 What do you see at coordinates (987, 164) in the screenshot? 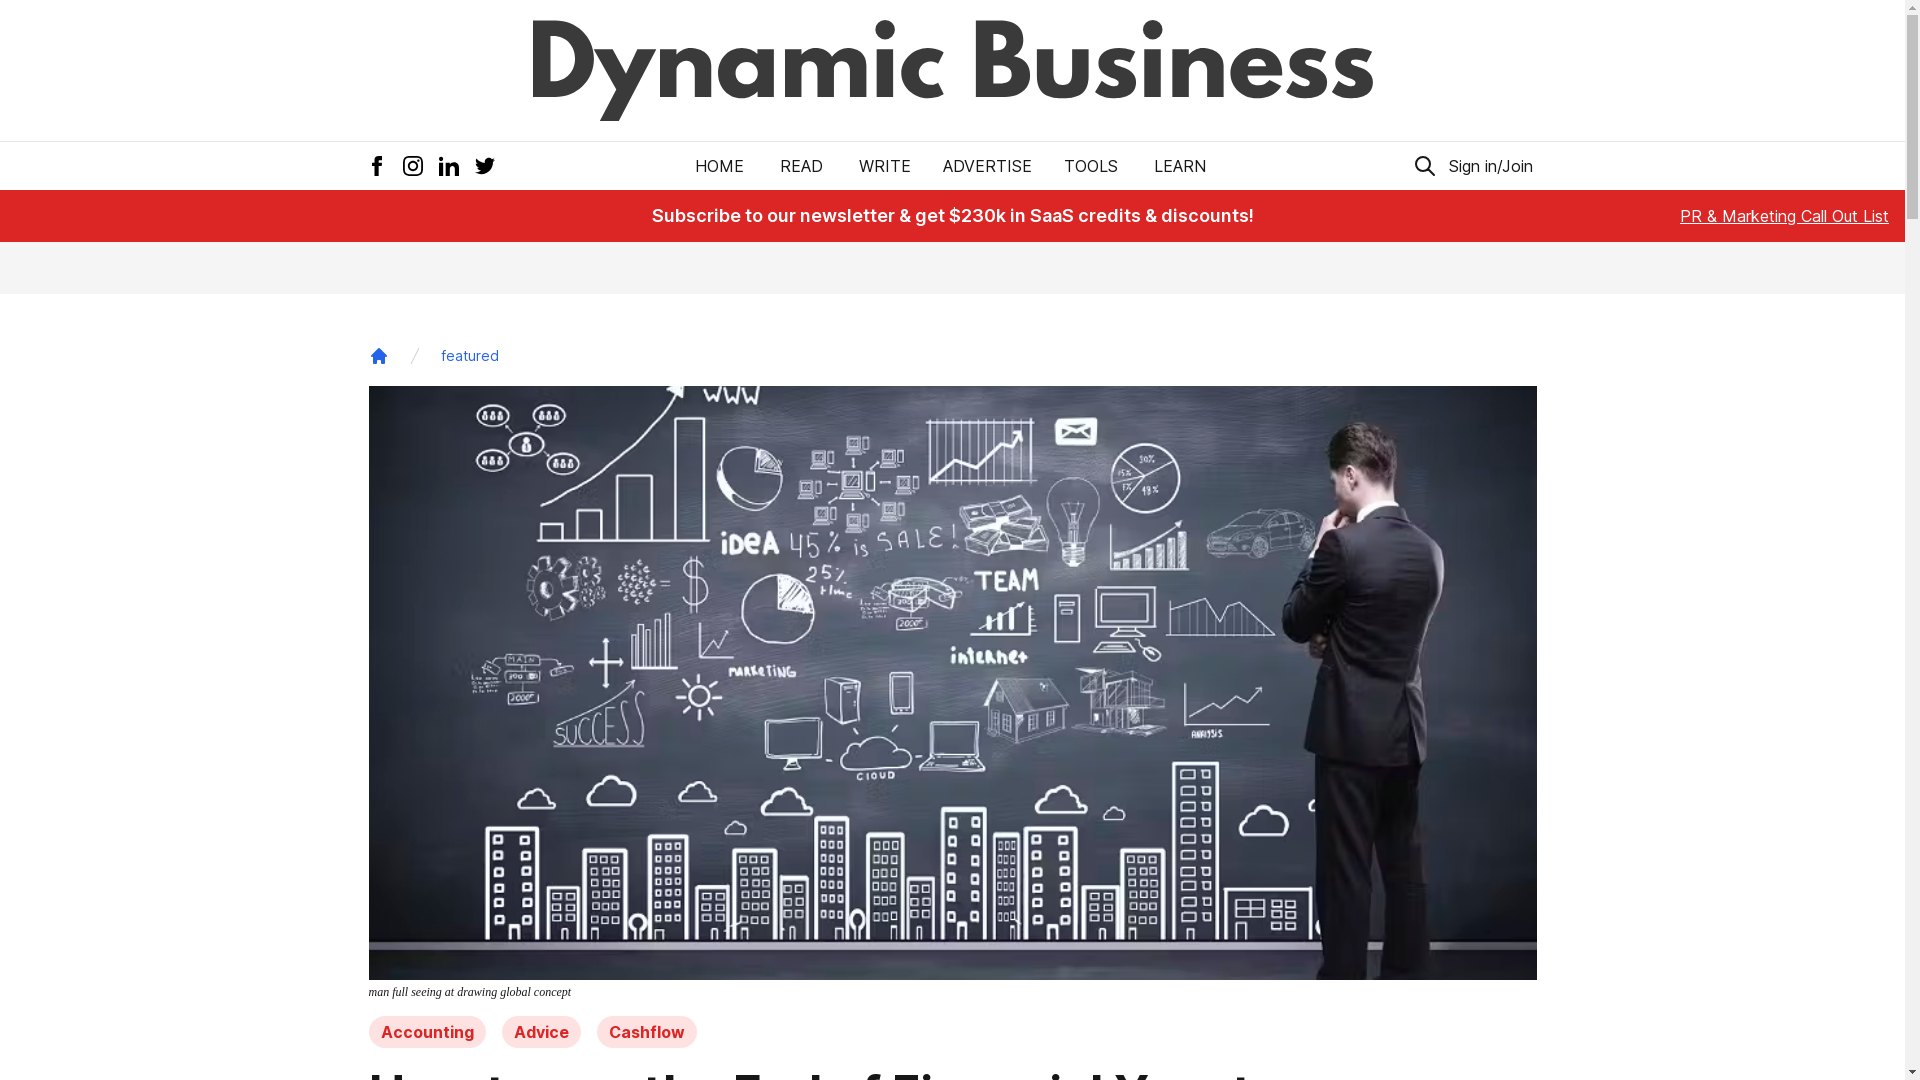
I see `'ADVERTISE'` at bounding box center [987, 164].